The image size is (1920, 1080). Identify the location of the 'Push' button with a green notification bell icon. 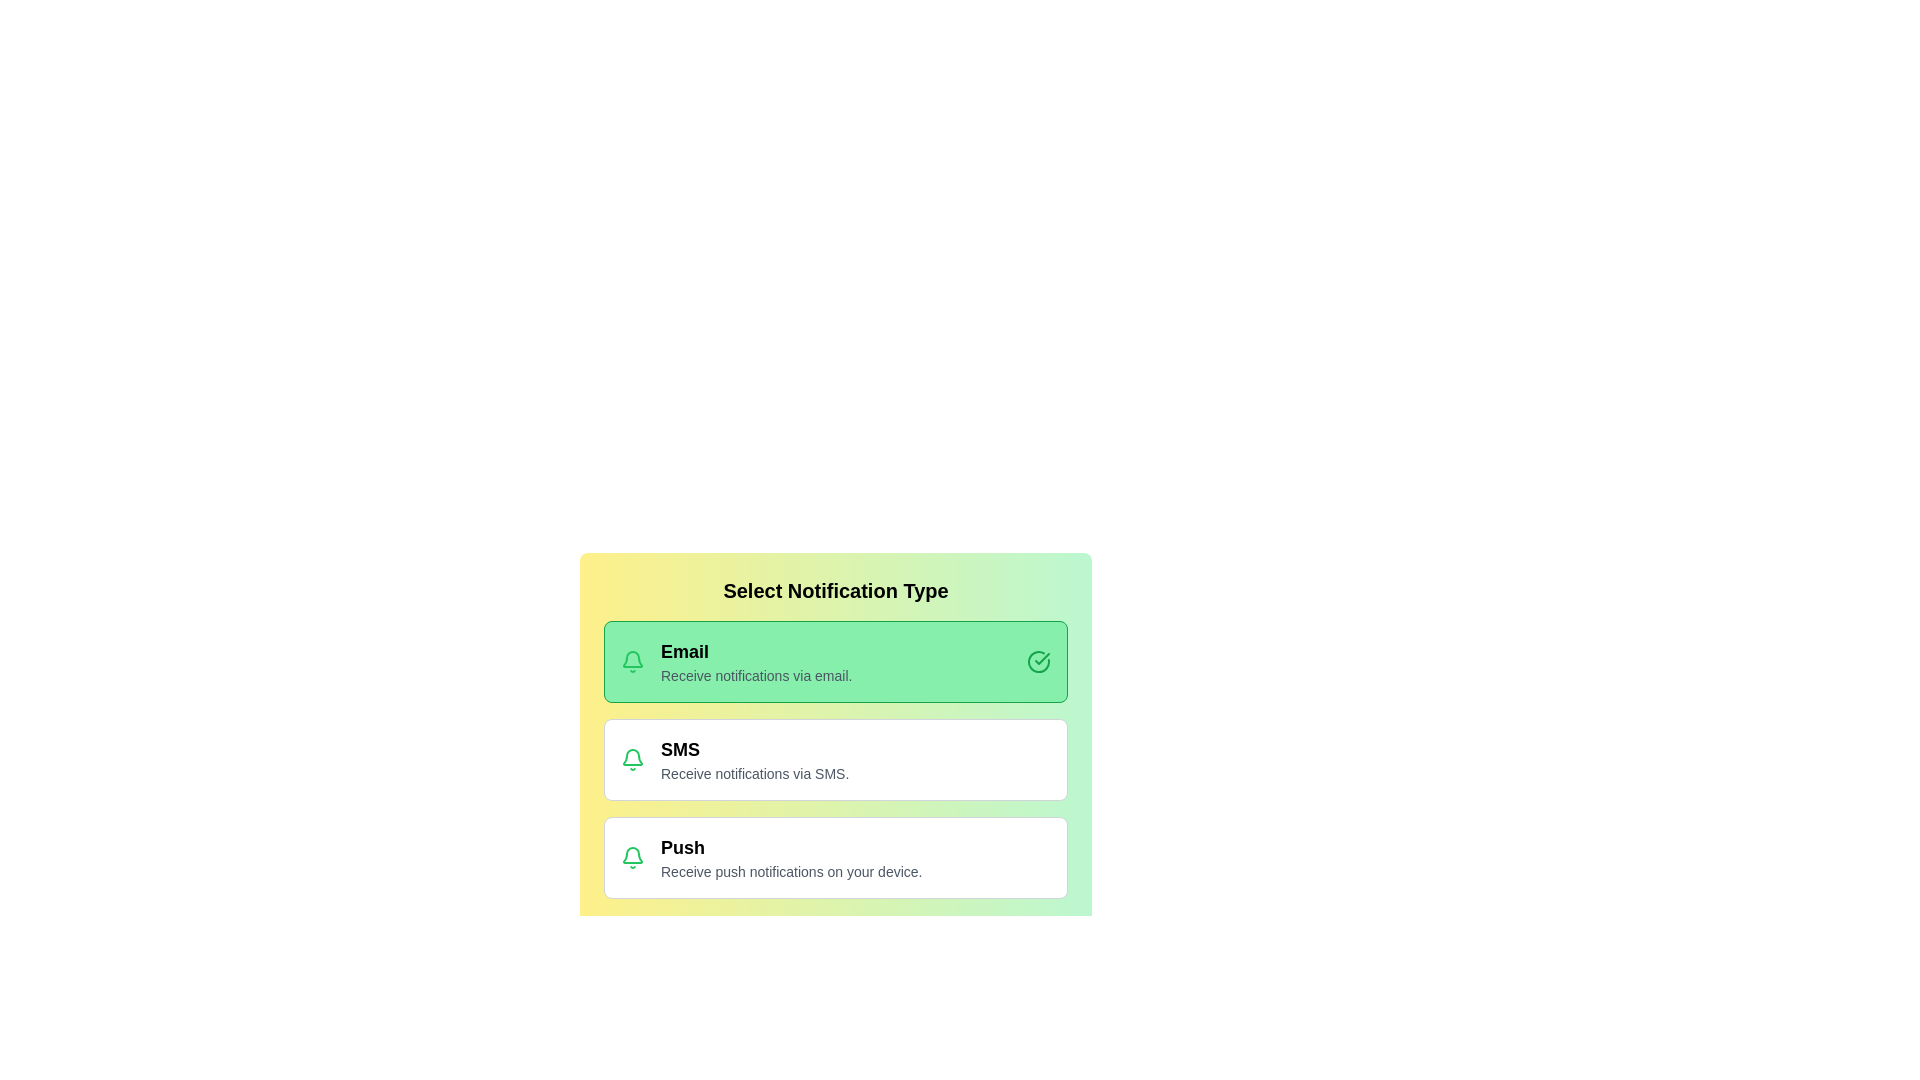
(835, 856).